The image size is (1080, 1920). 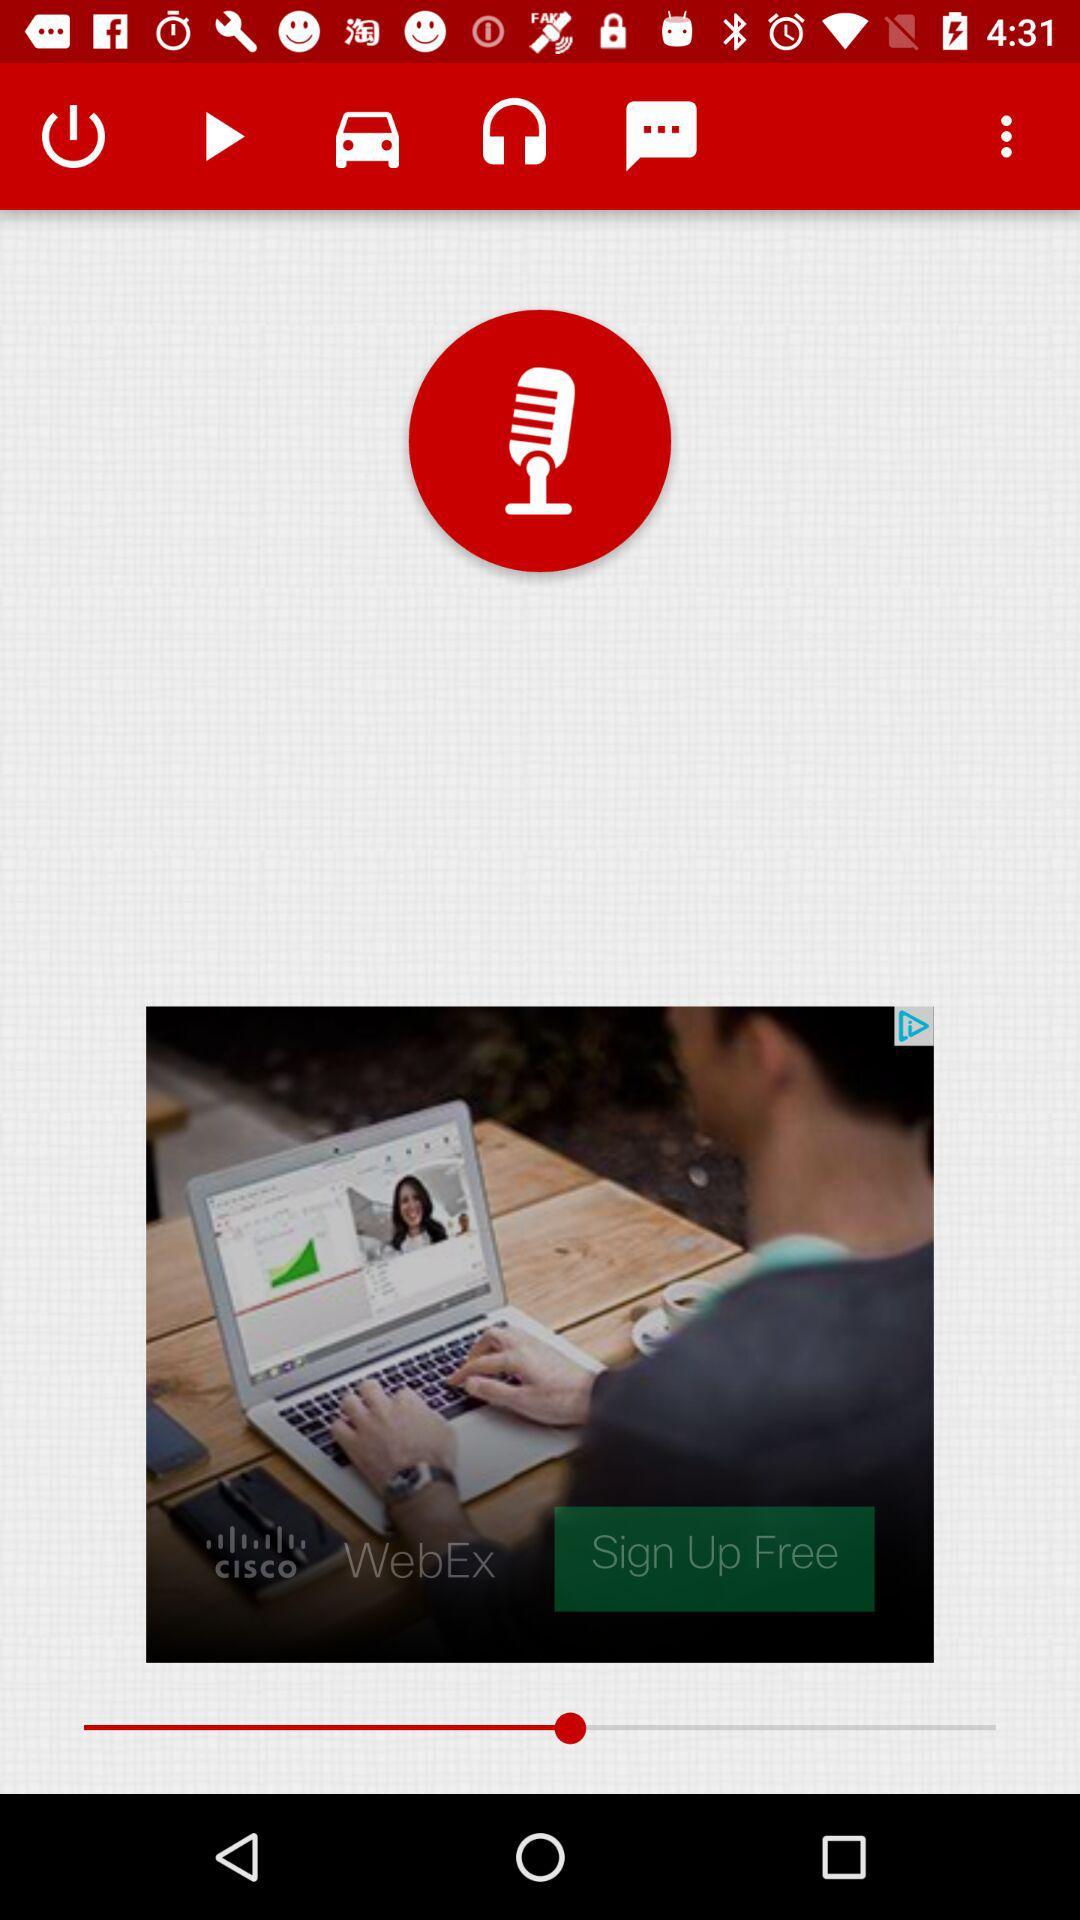 What do you see at coordinates (661, 135) in the screenshot?
I see `the chat icon` at bounding box center [661, 135].